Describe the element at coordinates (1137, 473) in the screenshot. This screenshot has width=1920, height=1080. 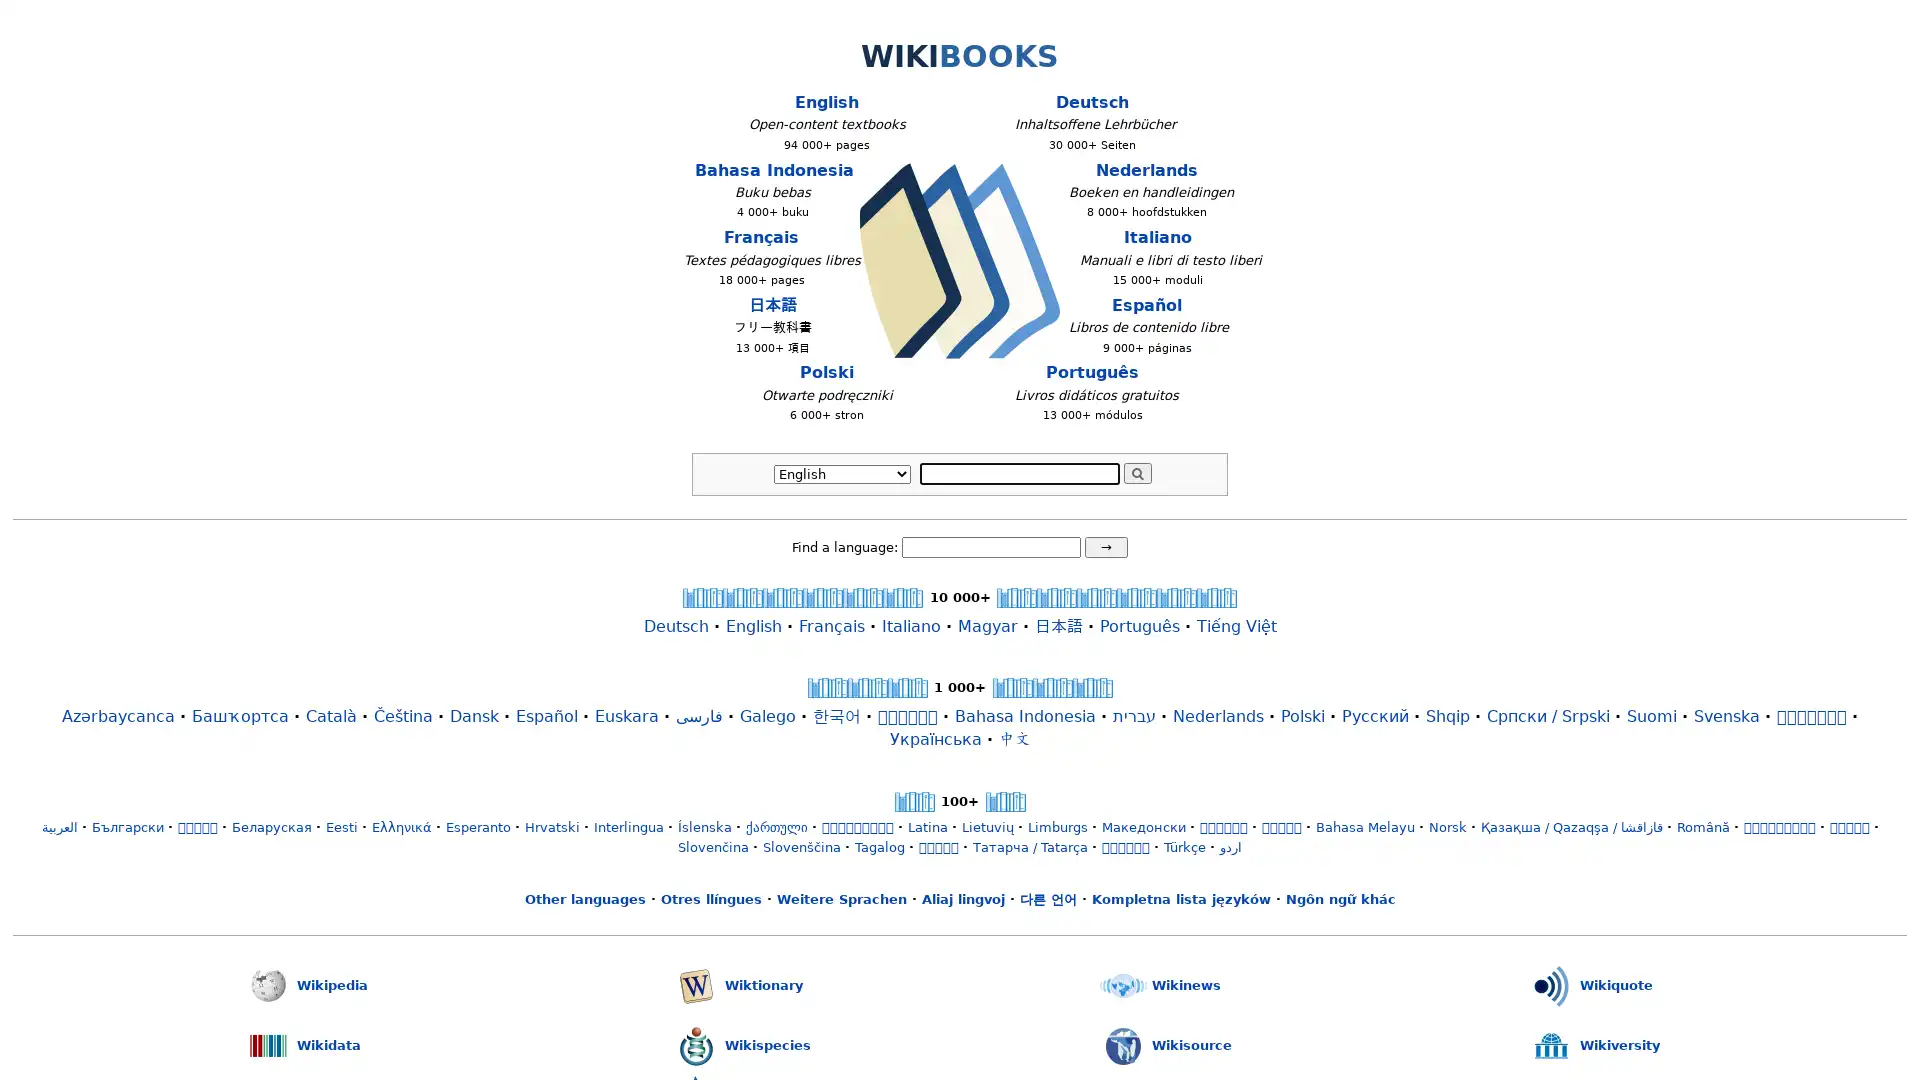
I see `Search` at that location.